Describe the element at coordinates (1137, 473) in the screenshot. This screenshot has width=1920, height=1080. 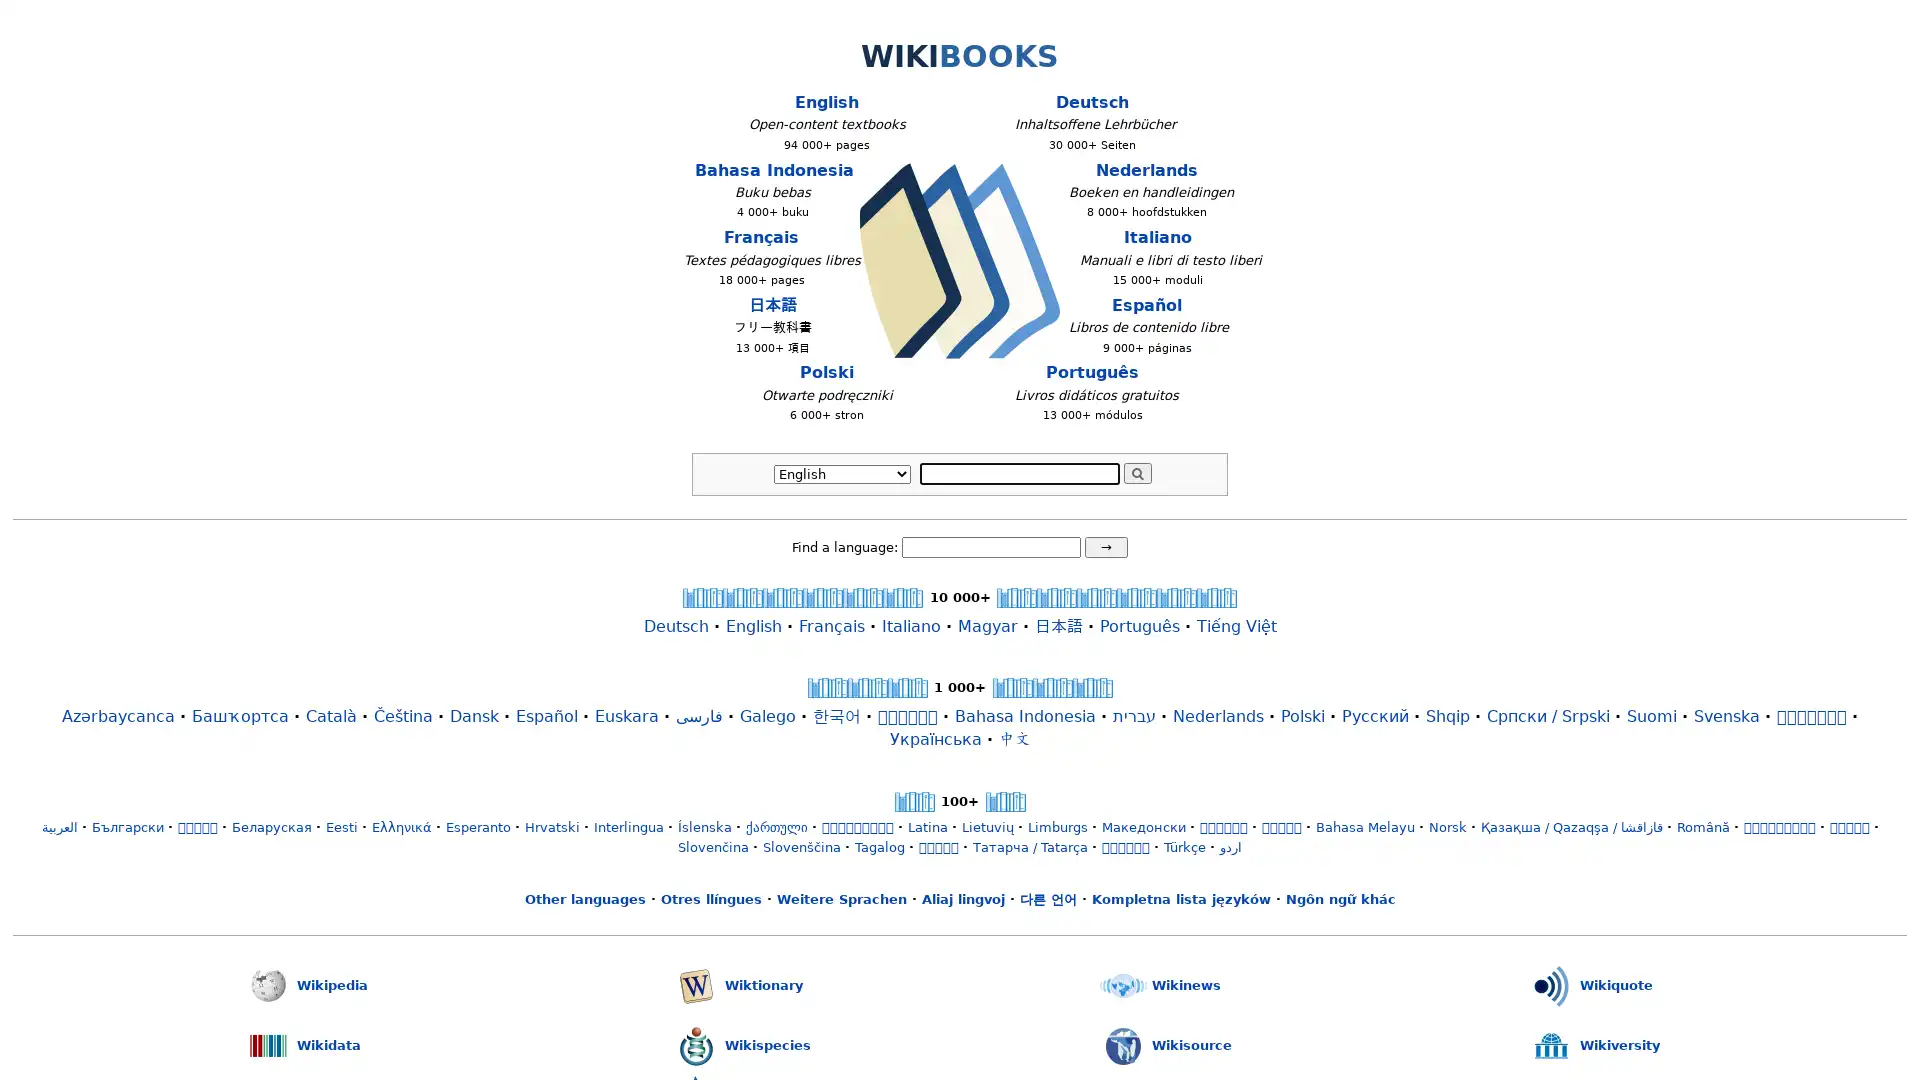
I see `Search` at that location.